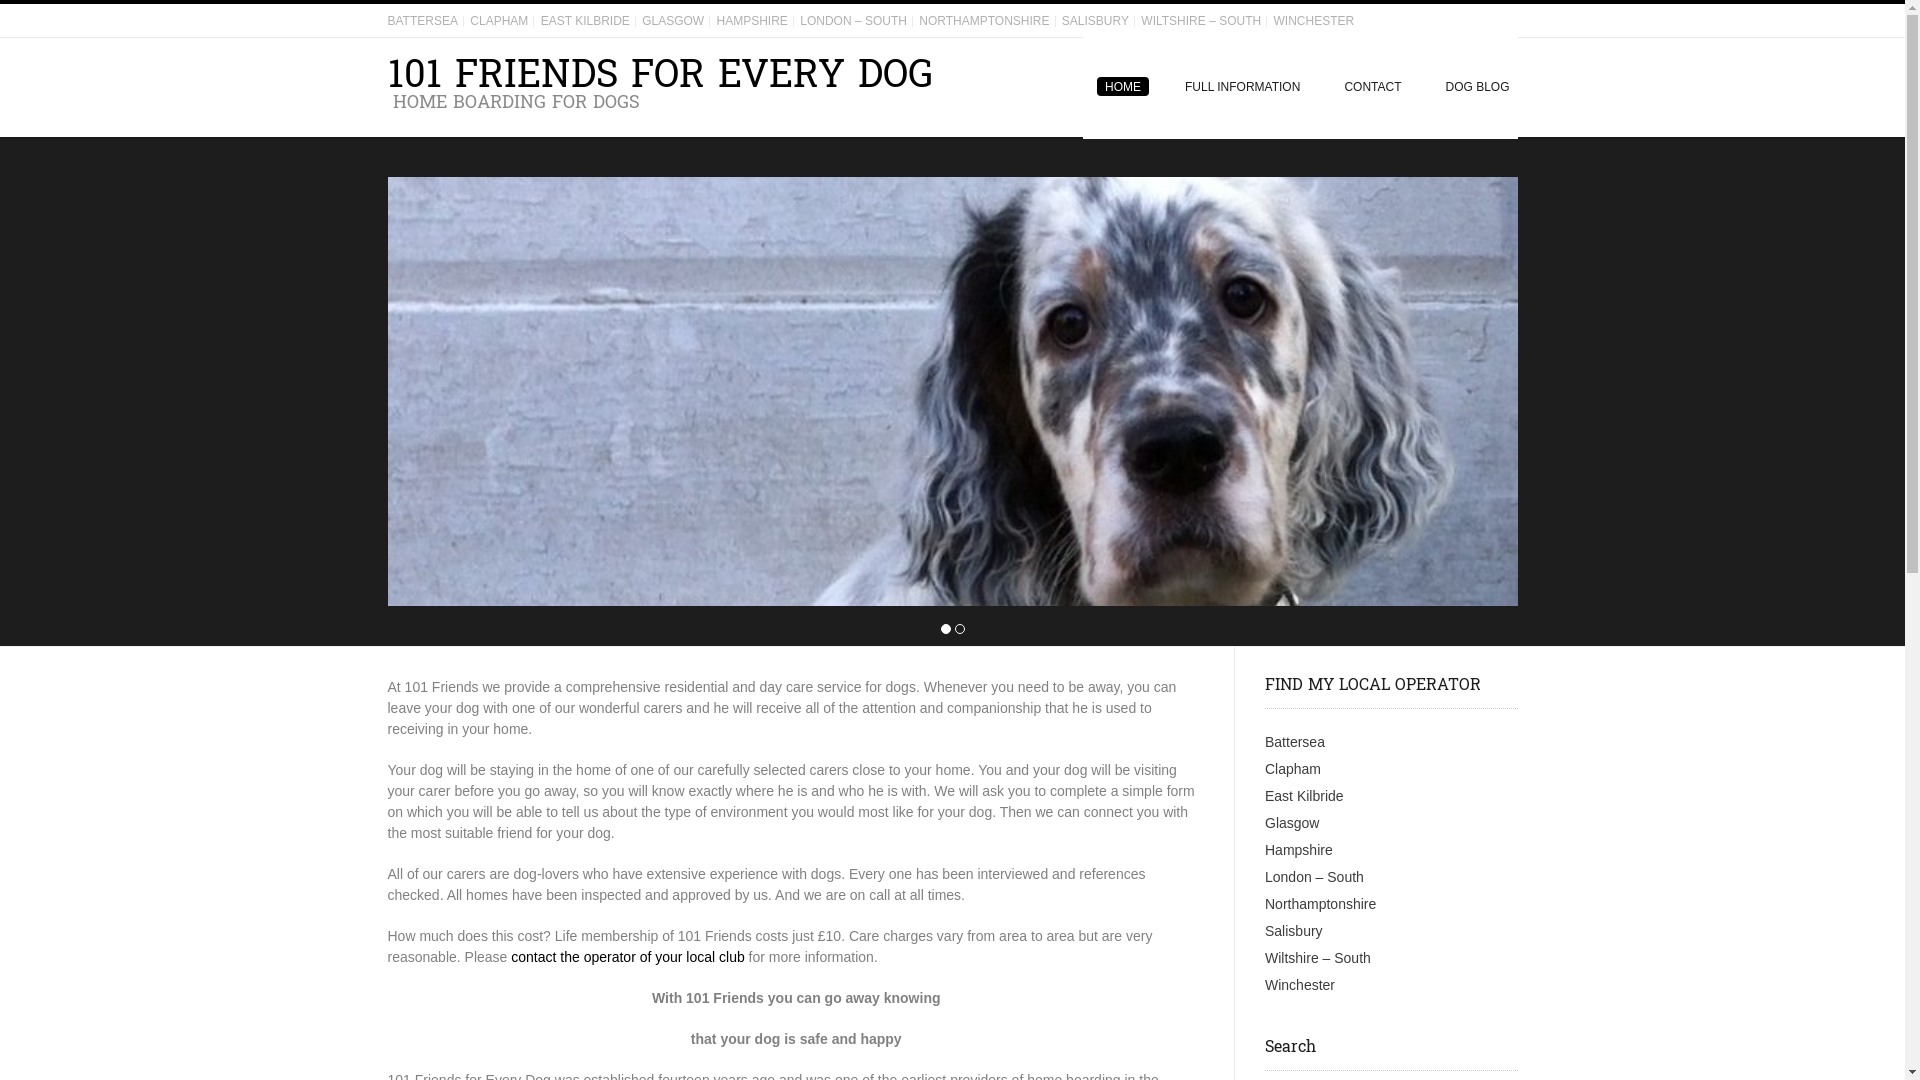  Describe the element at coordinates (716, 20) in the screenshot. I see `'HAMPSHIRE'` at that location.